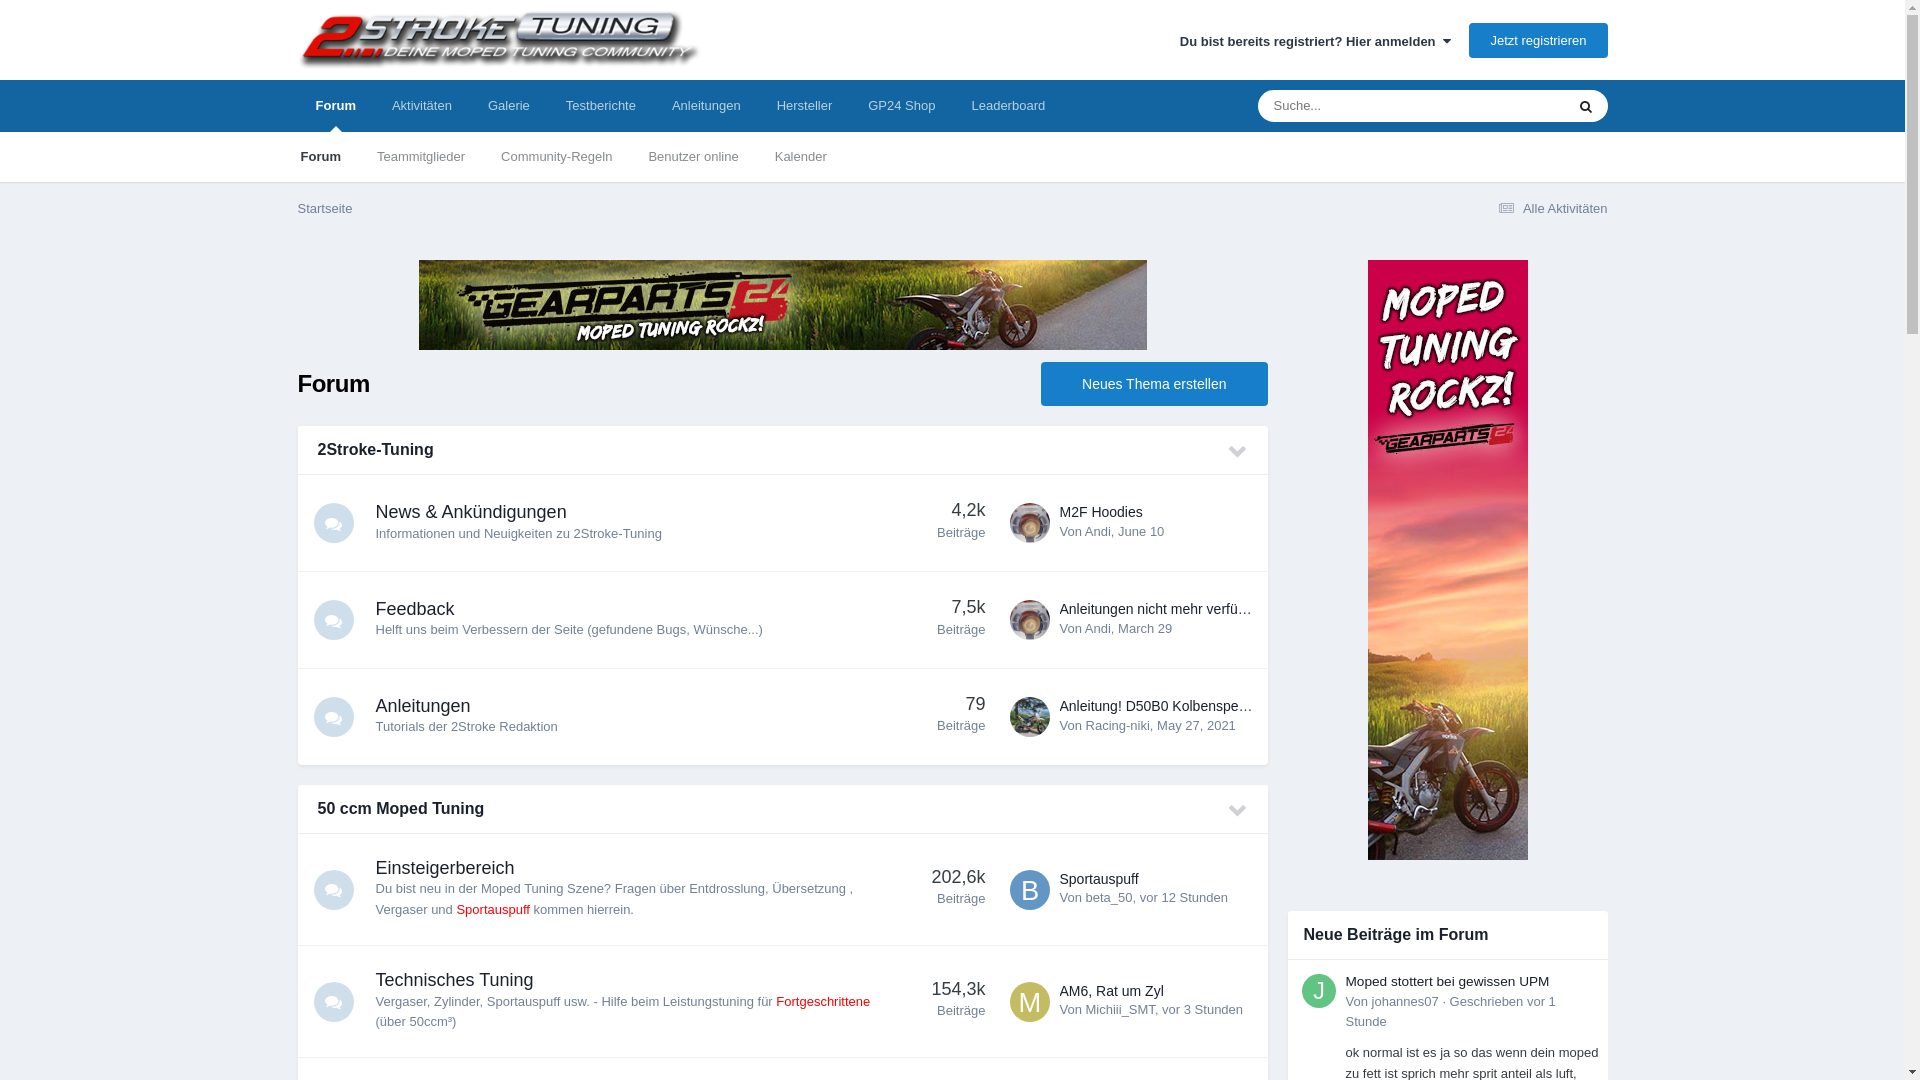 This screenshot has width=1920, height=1080. I want to click on 'Testberichte', so click(599, 105).